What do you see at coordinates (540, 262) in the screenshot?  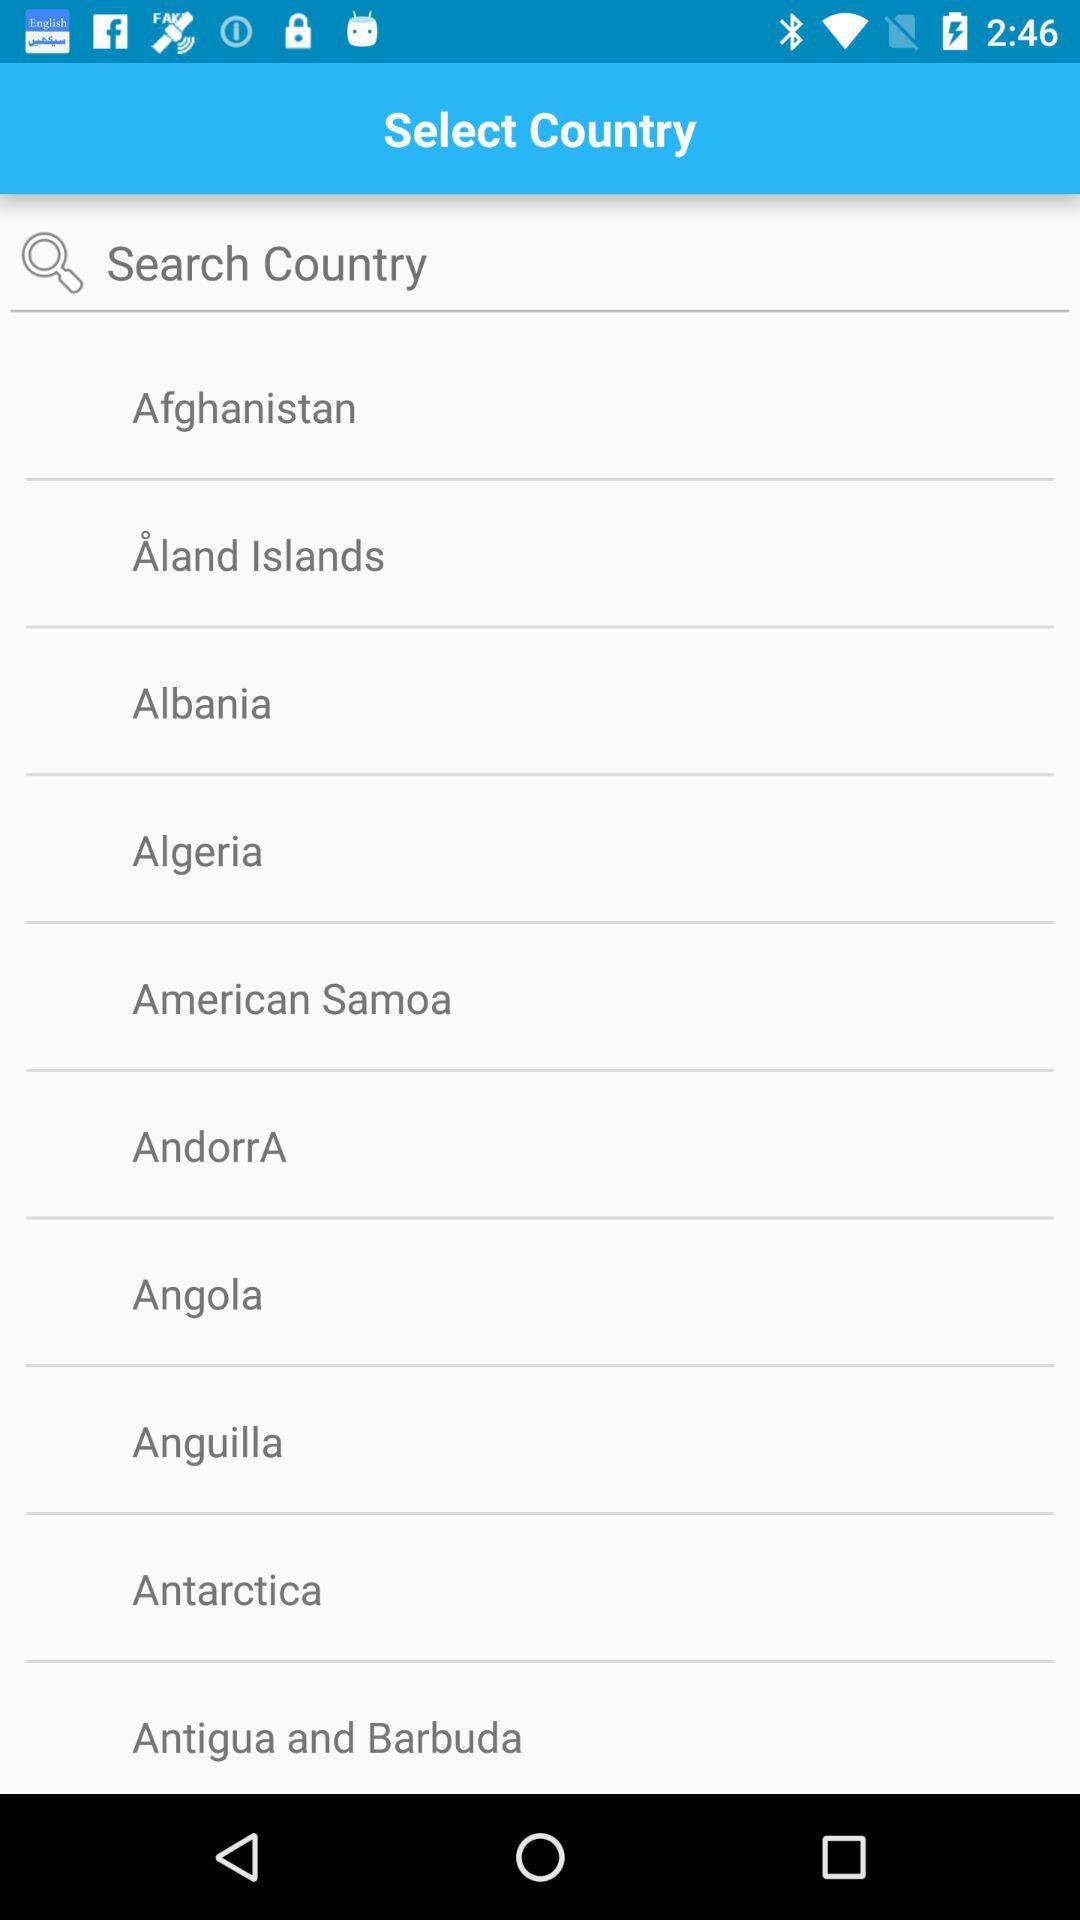 I see `search text box` at bounding box center [540, 262].